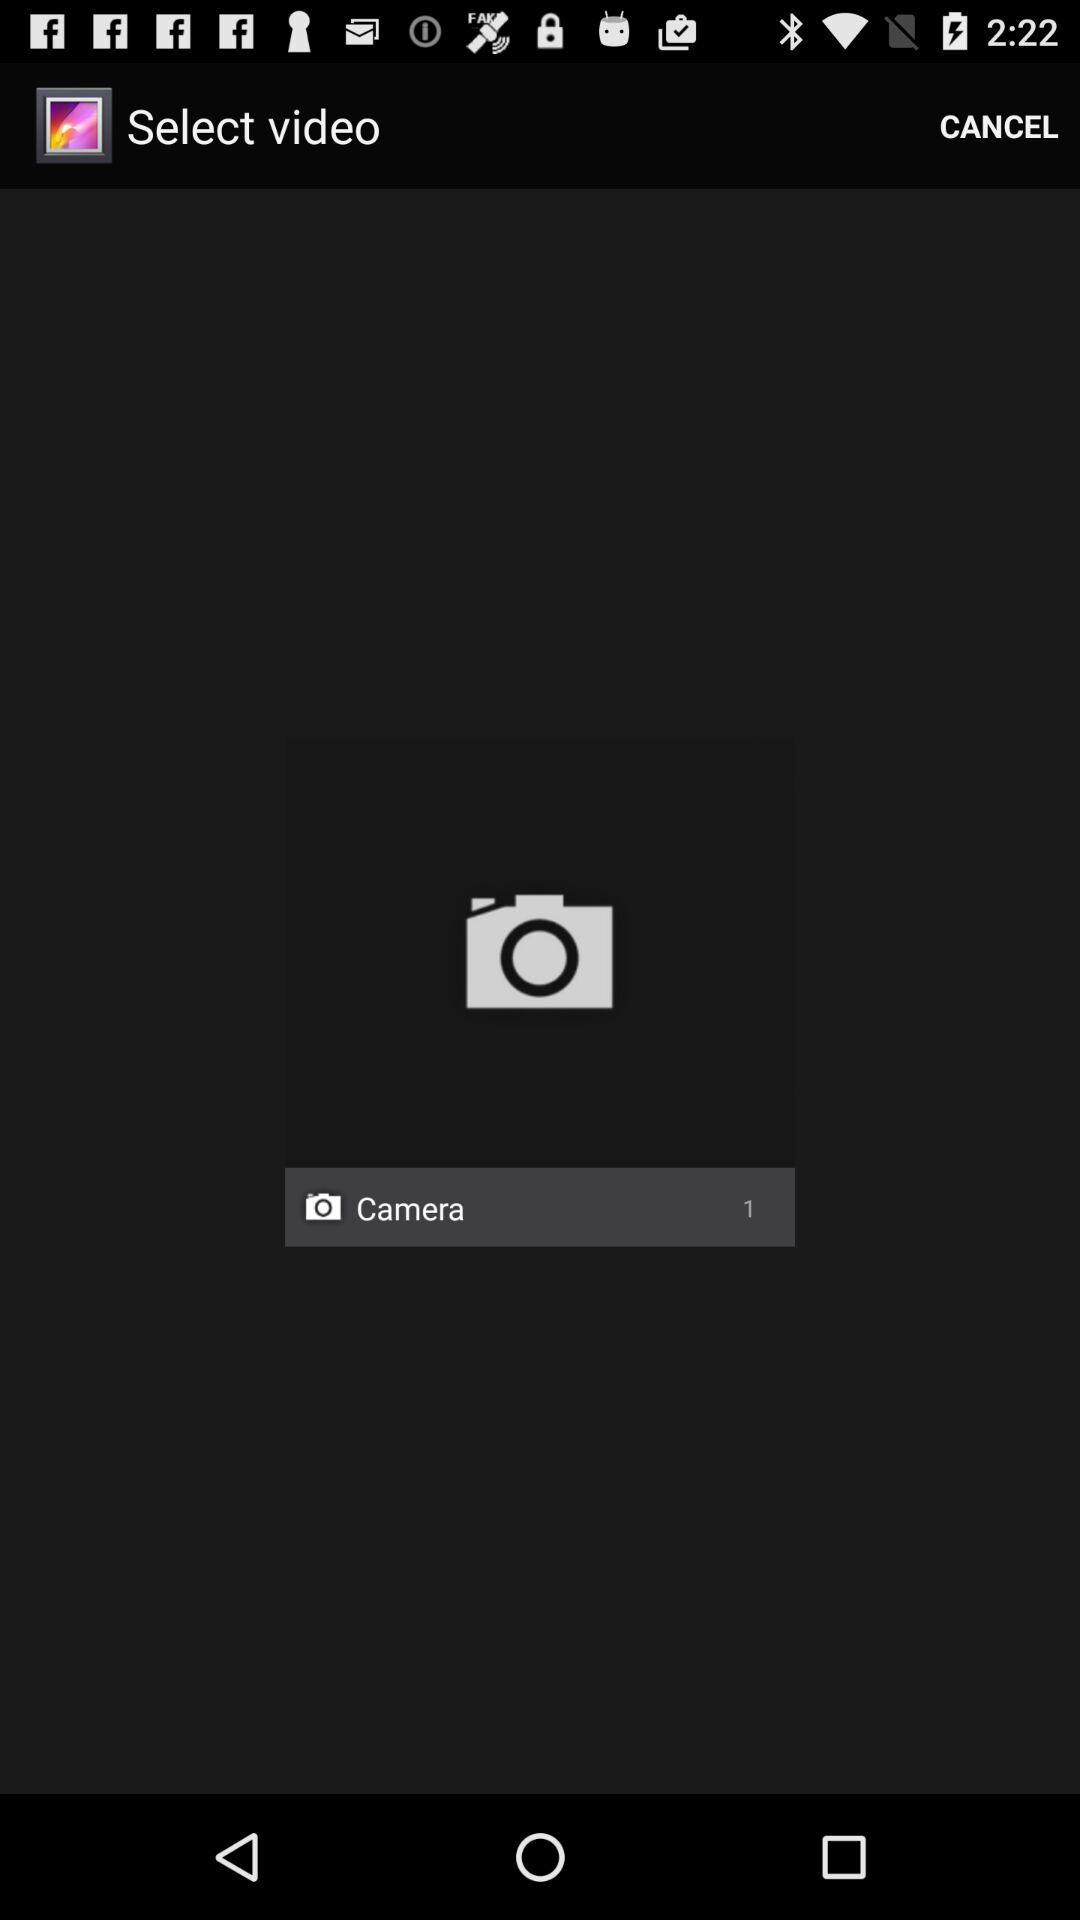 The image size is (1080, 1920). I want to click on cancel icon, so click(999, 124).